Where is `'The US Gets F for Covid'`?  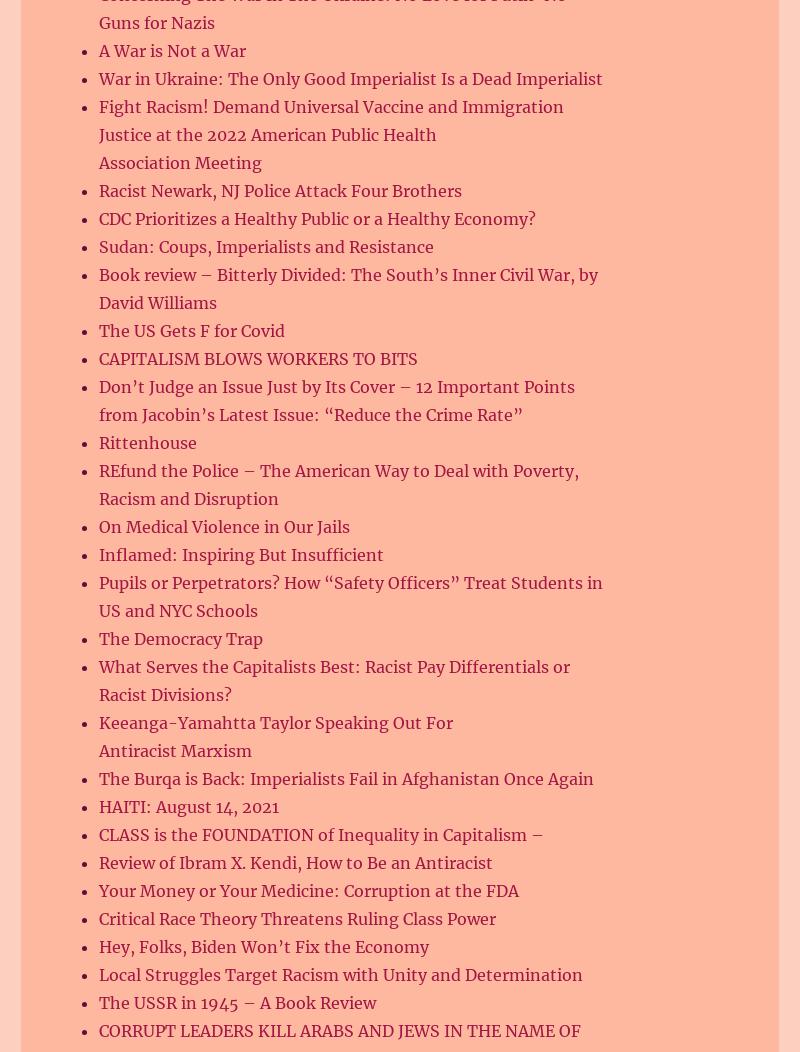 'The US Gets F for Covid' is located at coordinates (191, 329).